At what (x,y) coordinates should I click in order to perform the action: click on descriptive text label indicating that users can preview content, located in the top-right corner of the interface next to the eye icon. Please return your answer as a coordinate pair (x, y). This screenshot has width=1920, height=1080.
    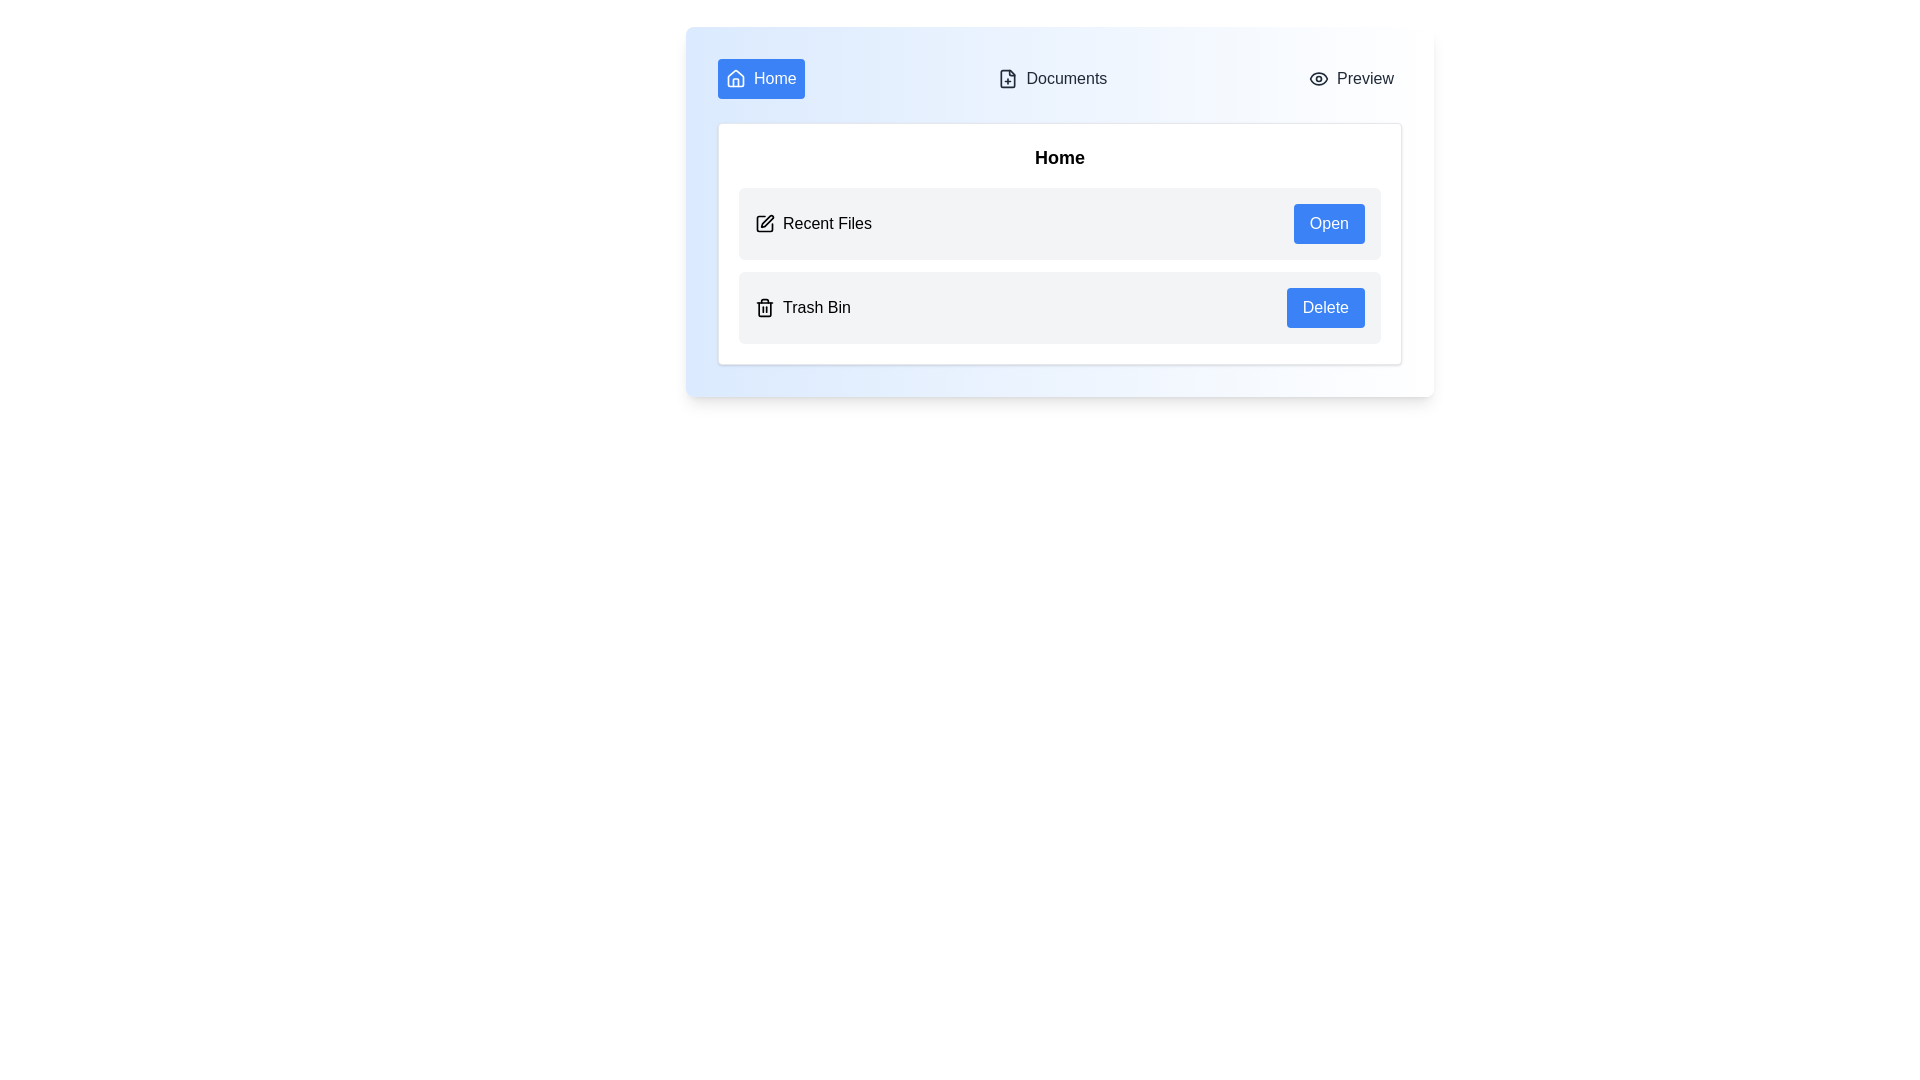
    Looking at the image, I should click on (1364, 77).